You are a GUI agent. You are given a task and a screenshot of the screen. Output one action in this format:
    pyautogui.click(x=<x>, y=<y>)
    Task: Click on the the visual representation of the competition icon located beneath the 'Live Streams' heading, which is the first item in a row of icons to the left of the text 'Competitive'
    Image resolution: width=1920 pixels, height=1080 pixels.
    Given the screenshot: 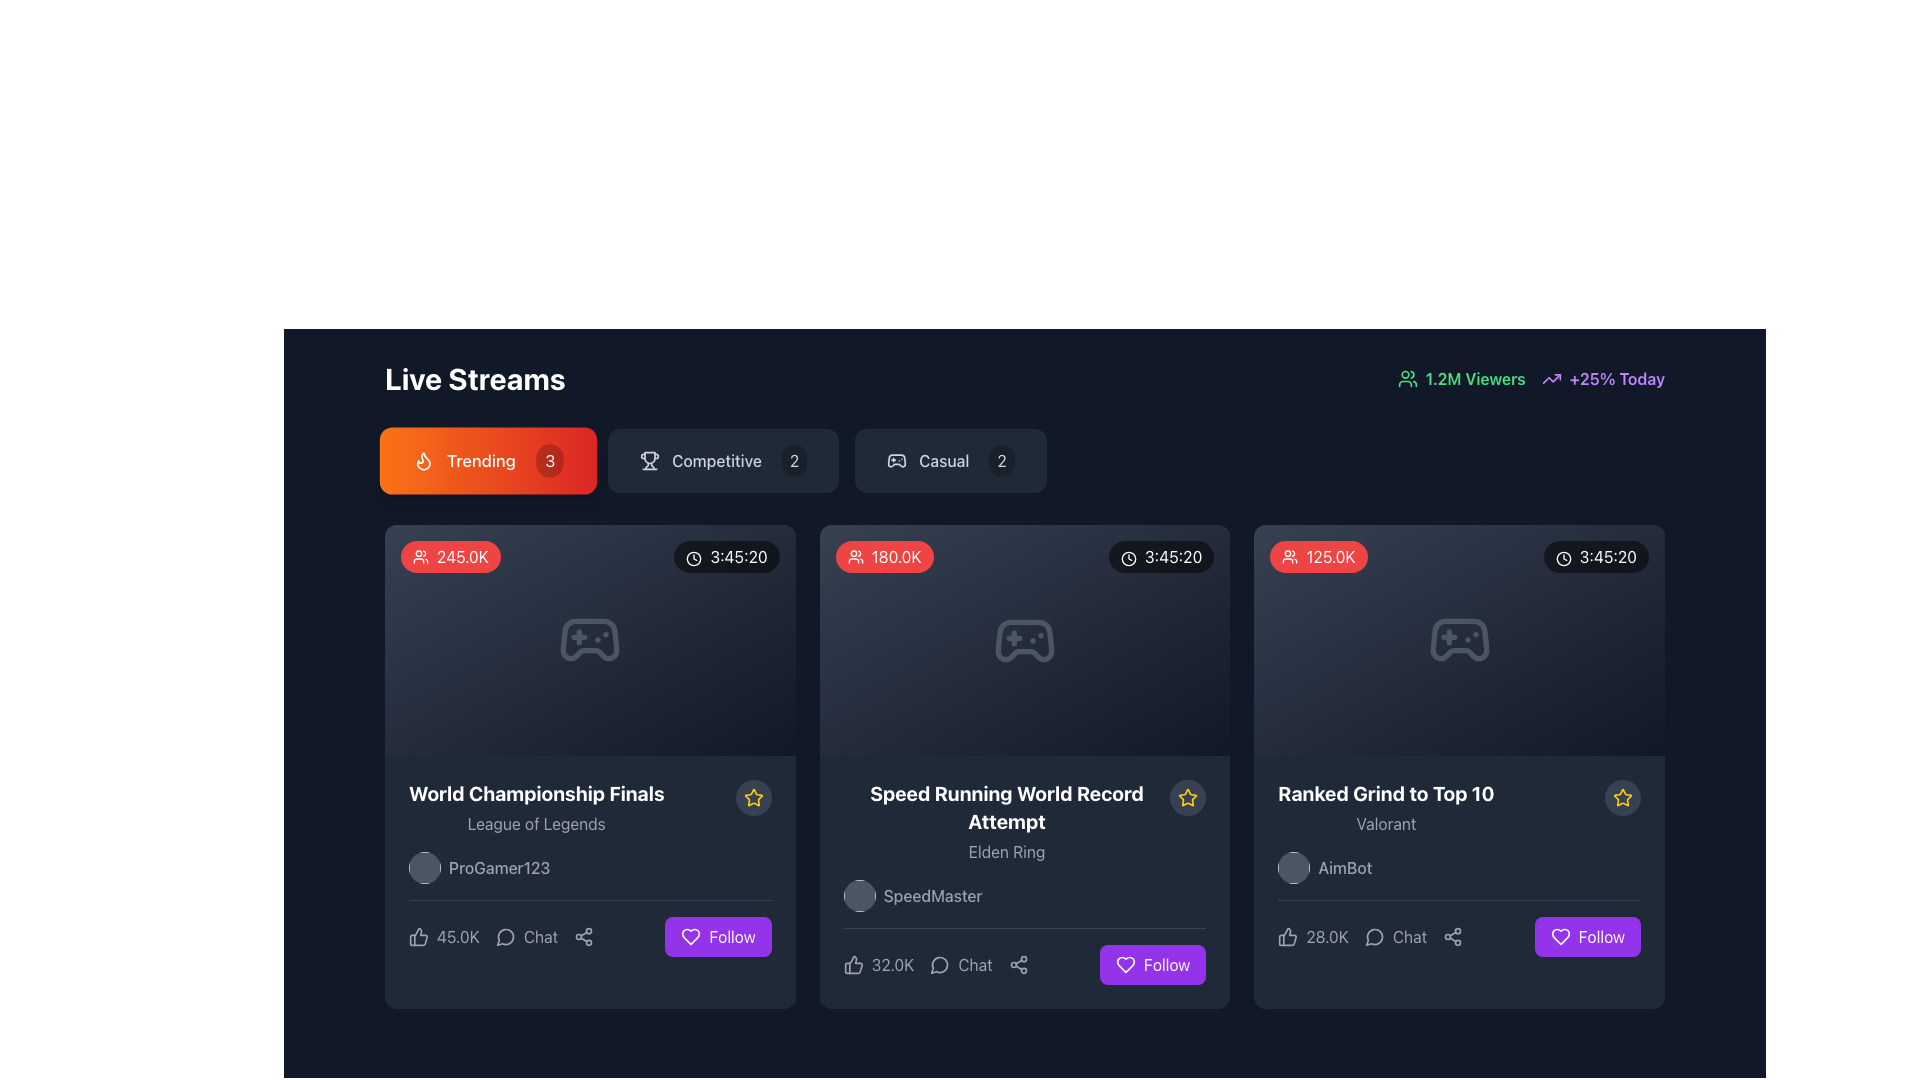 What is the action you would take?
    pyautogui.click(x=650, y=461)
    